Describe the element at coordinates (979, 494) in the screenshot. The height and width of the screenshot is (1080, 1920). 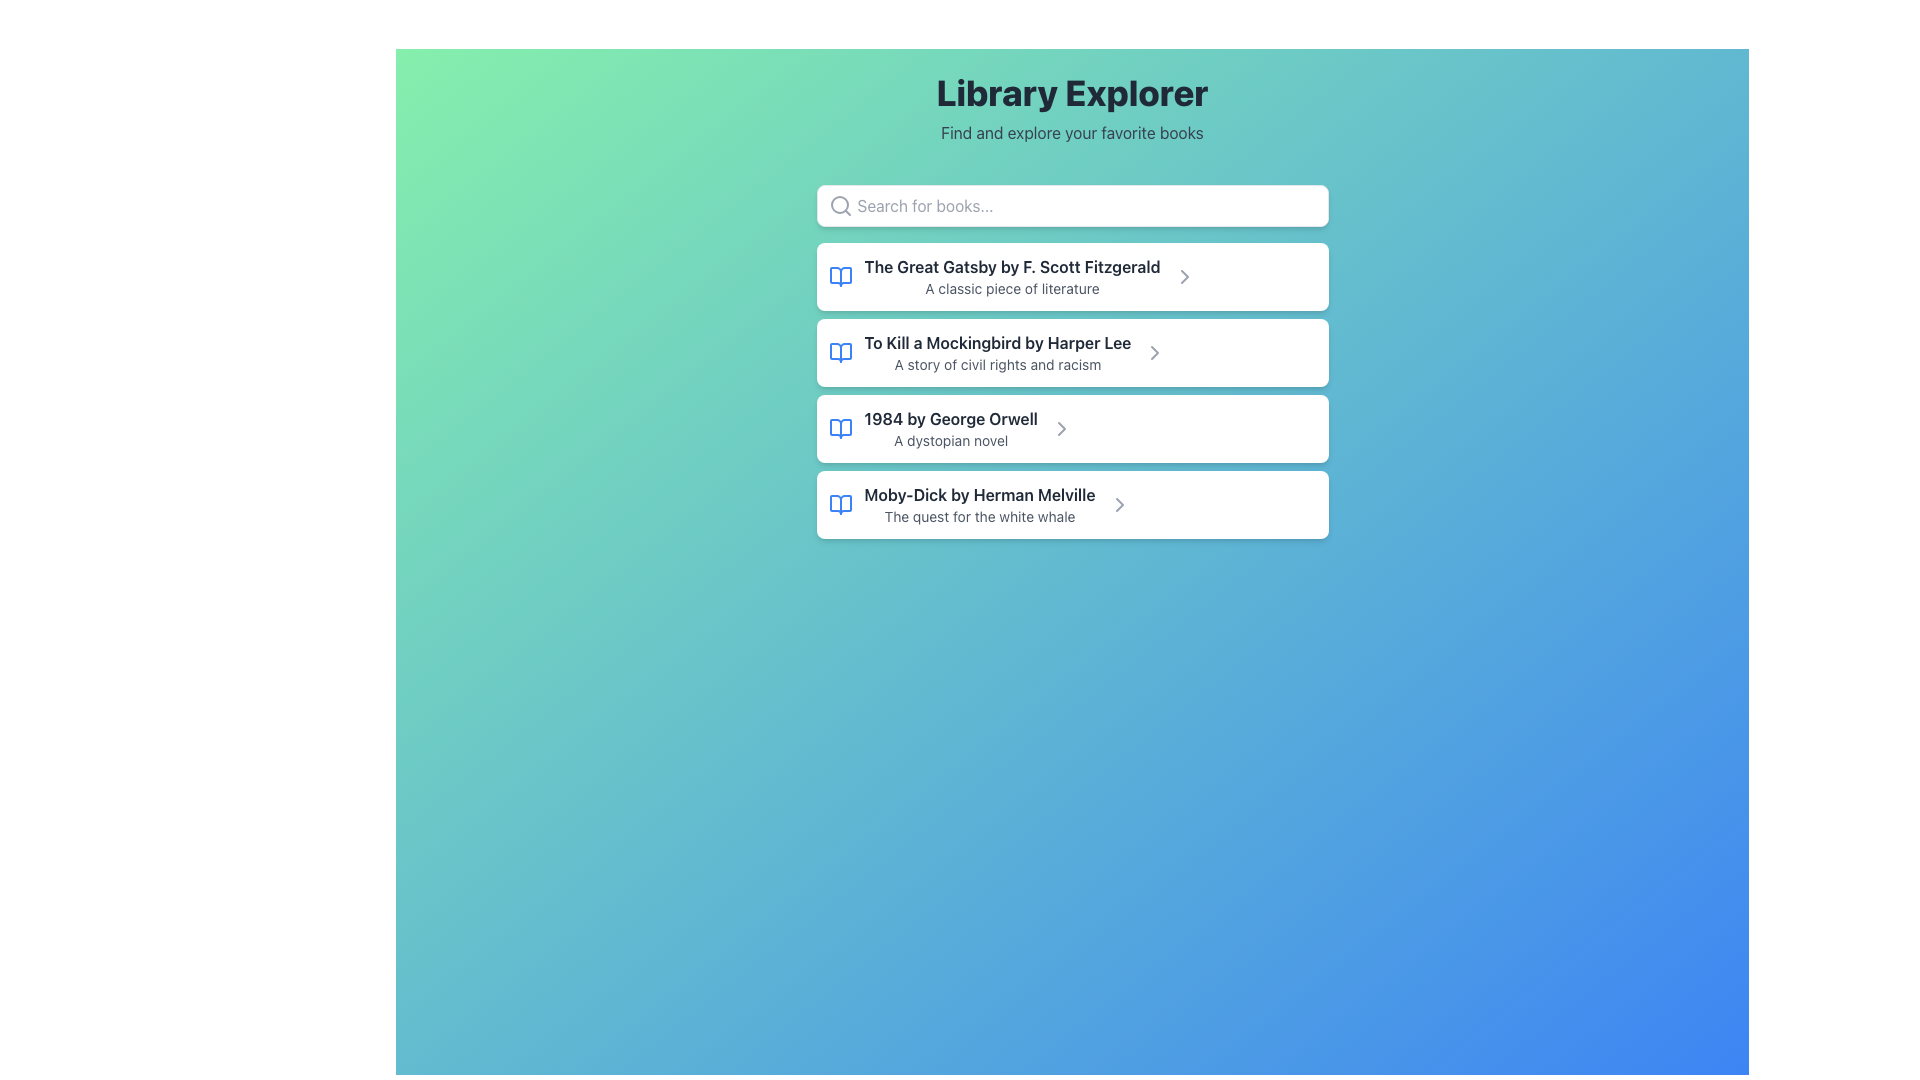
I see `the text label displaying the title and author of the fourth book entry in the vertically stacked list, located above the subtitle 'The quest for the white whale'` at that location.